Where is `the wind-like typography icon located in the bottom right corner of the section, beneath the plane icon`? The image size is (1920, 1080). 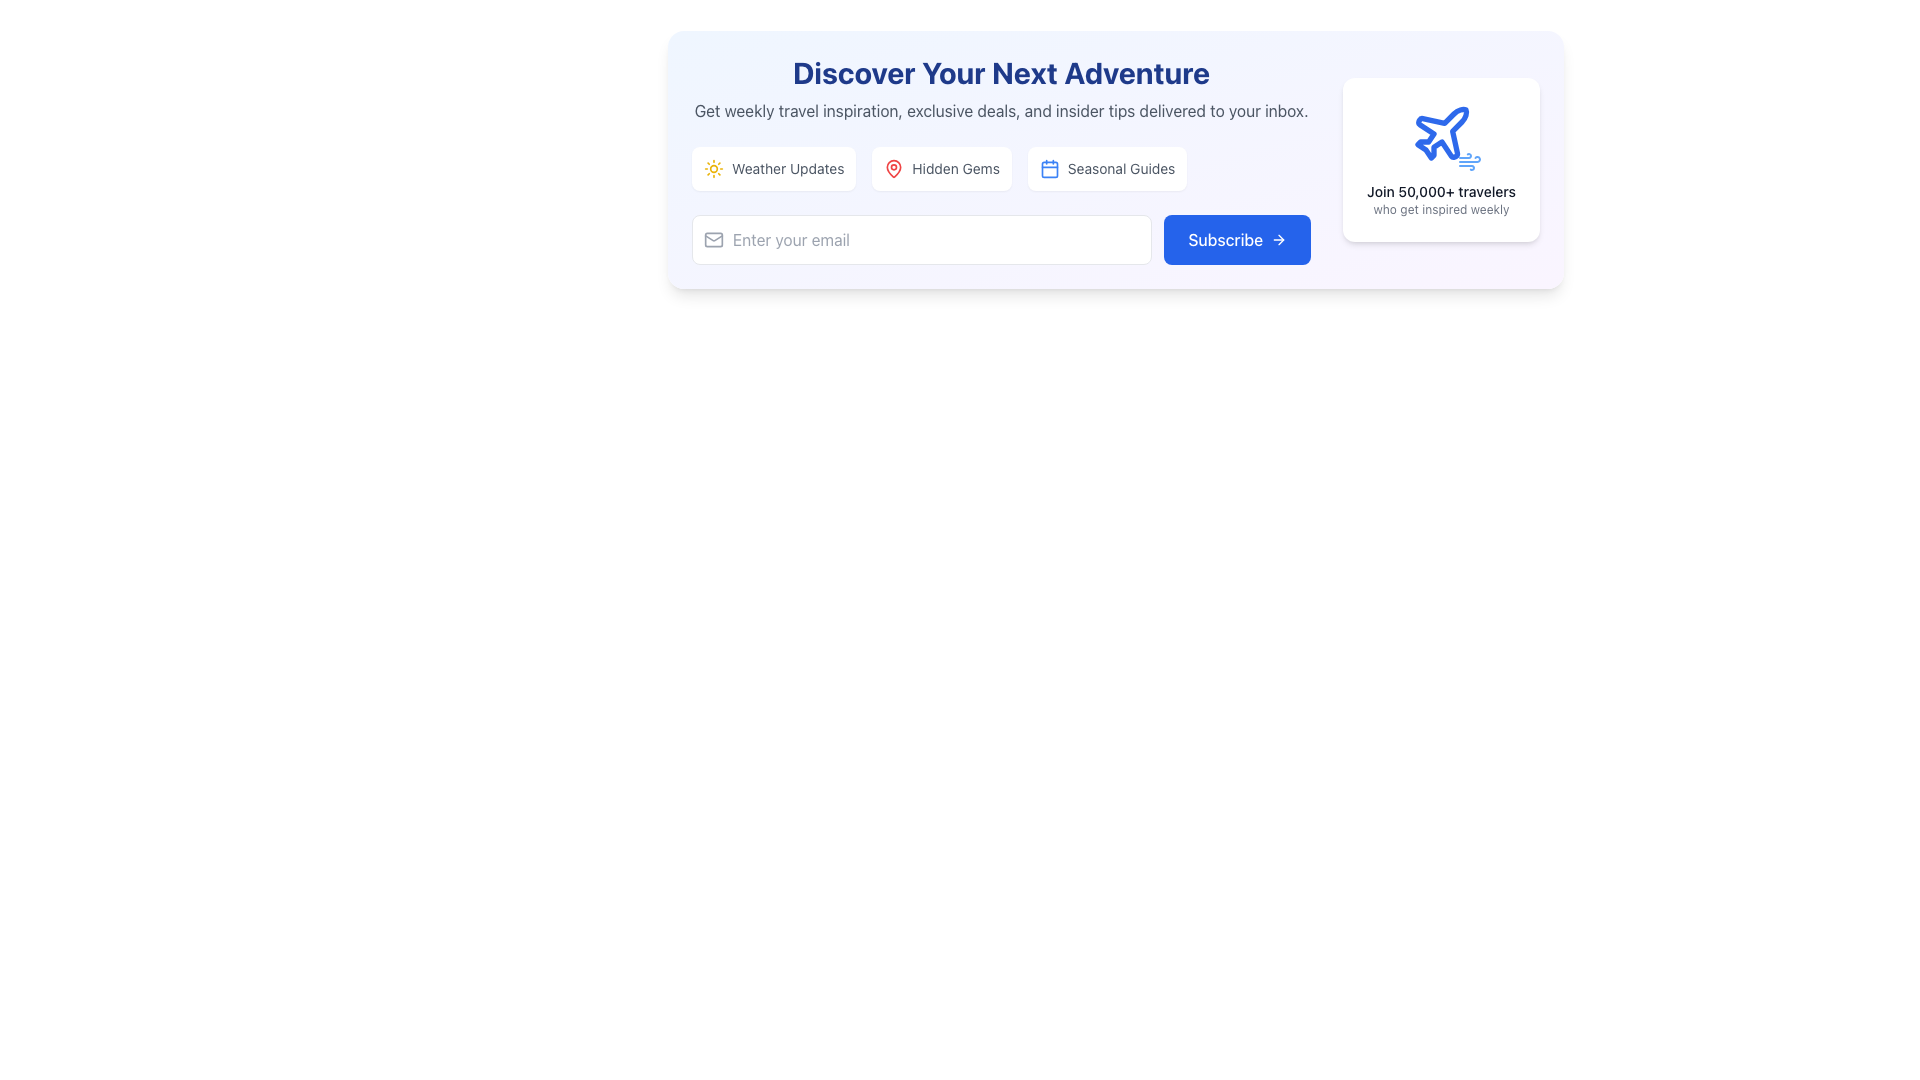 the wind-like typography icon located in the bottom right corner of the section, beneath the plane icon is located at coordinates (1469, 161).